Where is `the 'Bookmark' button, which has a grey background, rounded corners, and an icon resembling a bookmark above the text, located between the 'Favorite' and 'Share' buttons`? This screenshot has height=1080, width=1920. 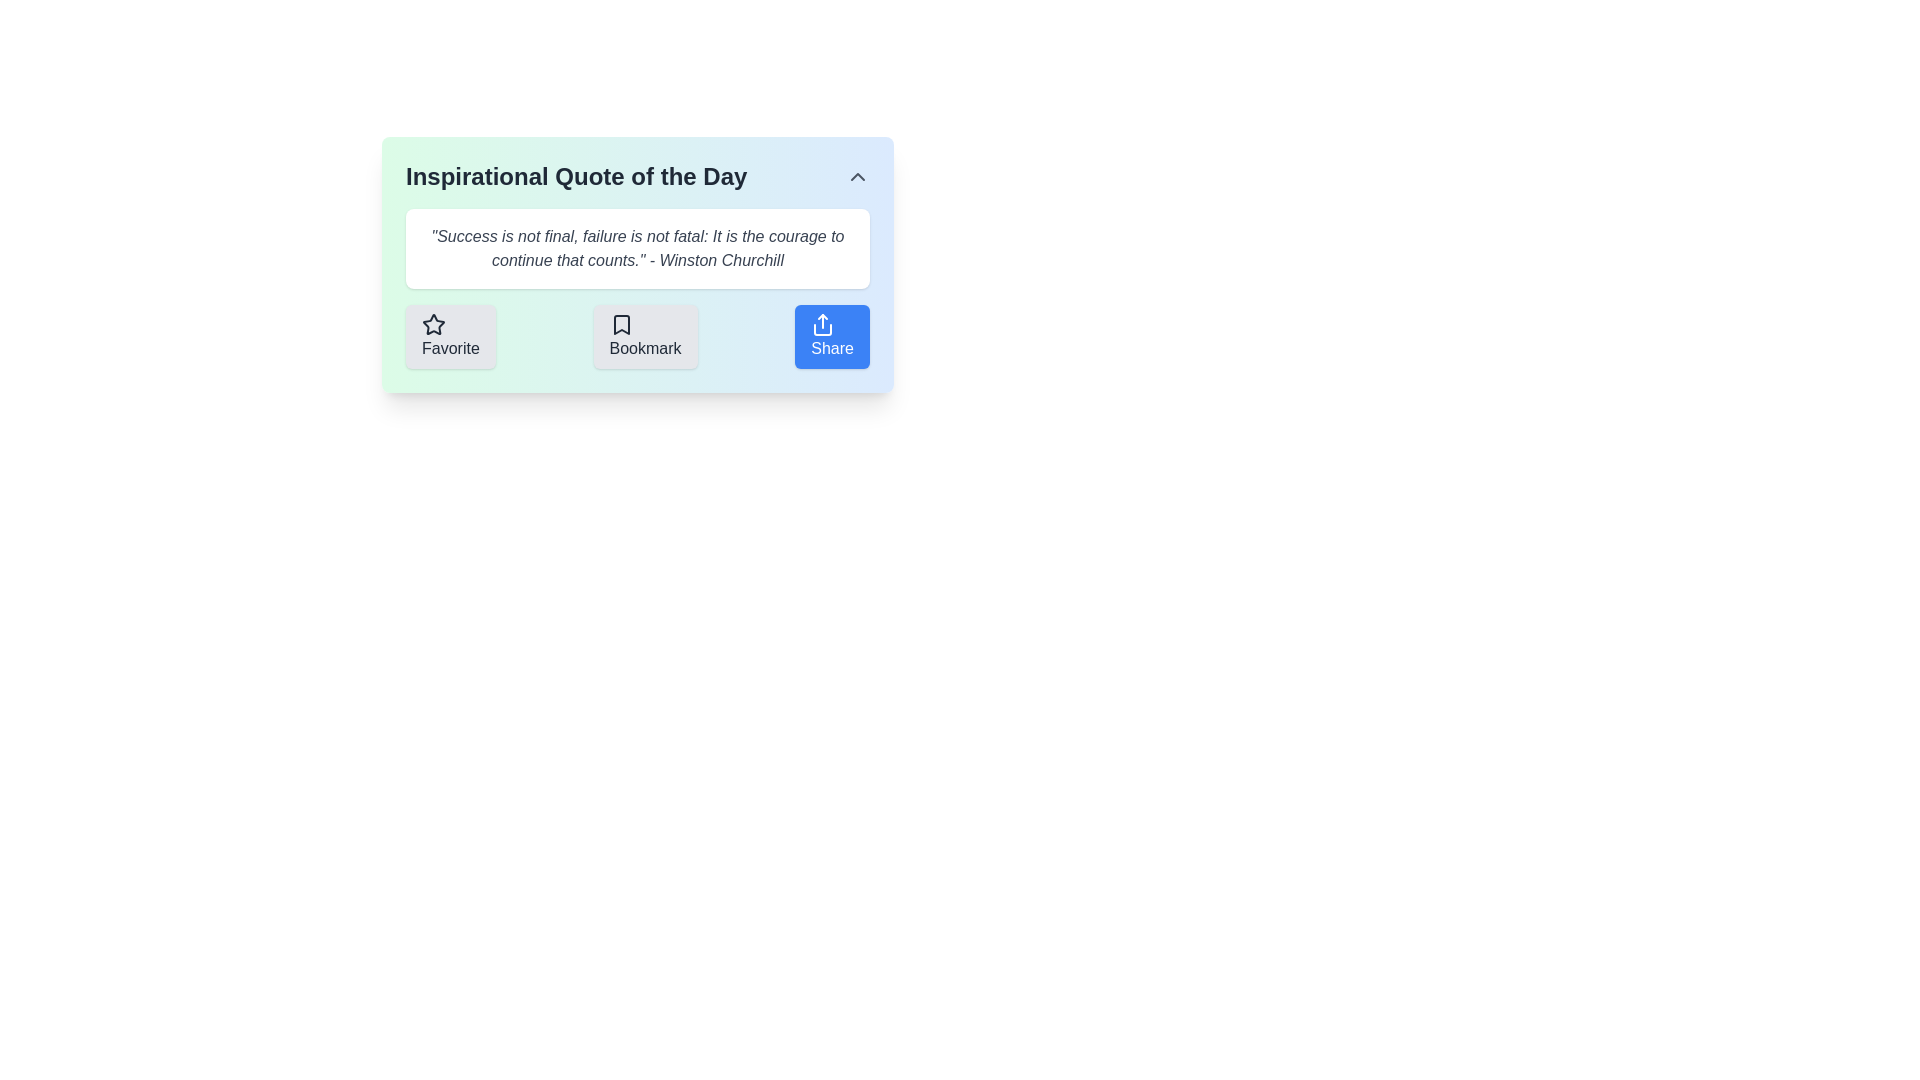
the 'Bookmark' button, which has a grey background, rounded corners, and an icon resembling a bookmark above the text, located between the 'Favorite' and 'Share' buttons is located at coordinates (645, 335).